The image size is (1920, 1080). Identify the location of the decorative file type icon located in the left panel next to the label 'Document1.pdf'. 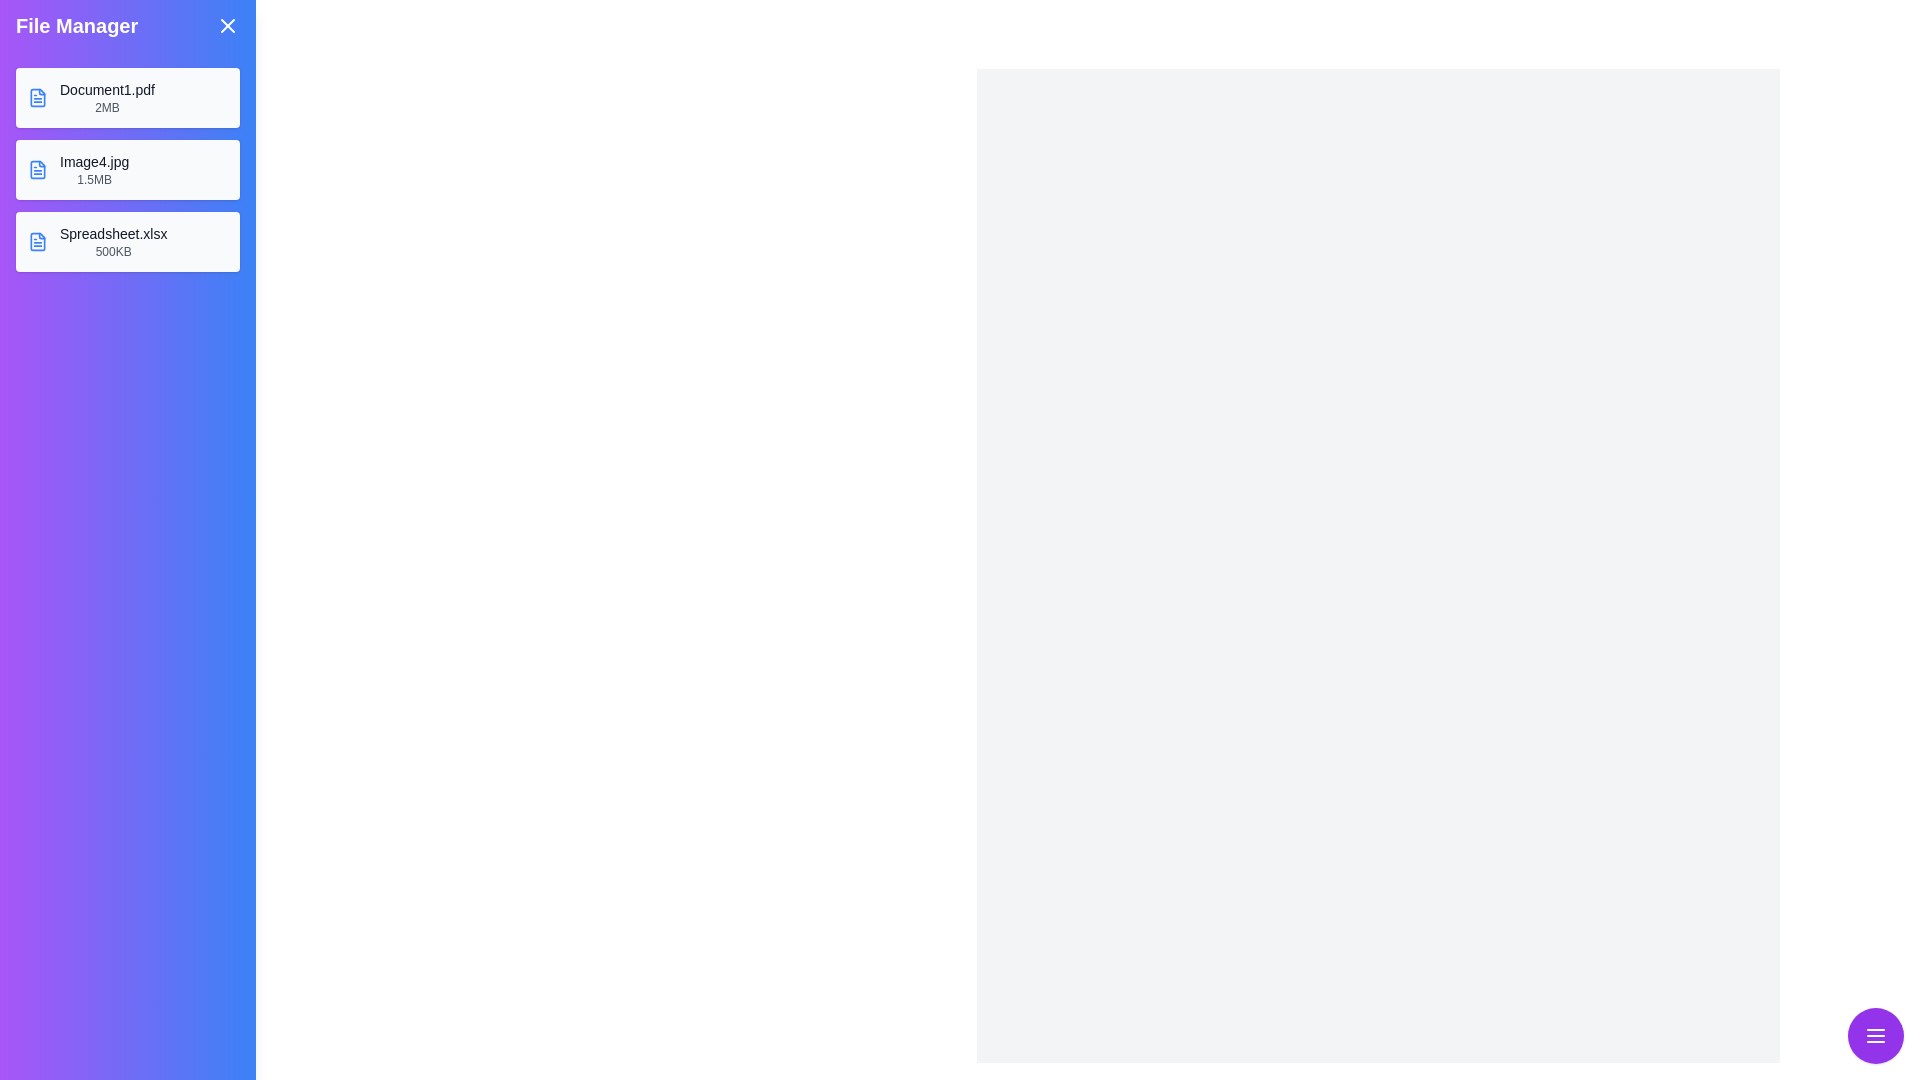
(38, 241).